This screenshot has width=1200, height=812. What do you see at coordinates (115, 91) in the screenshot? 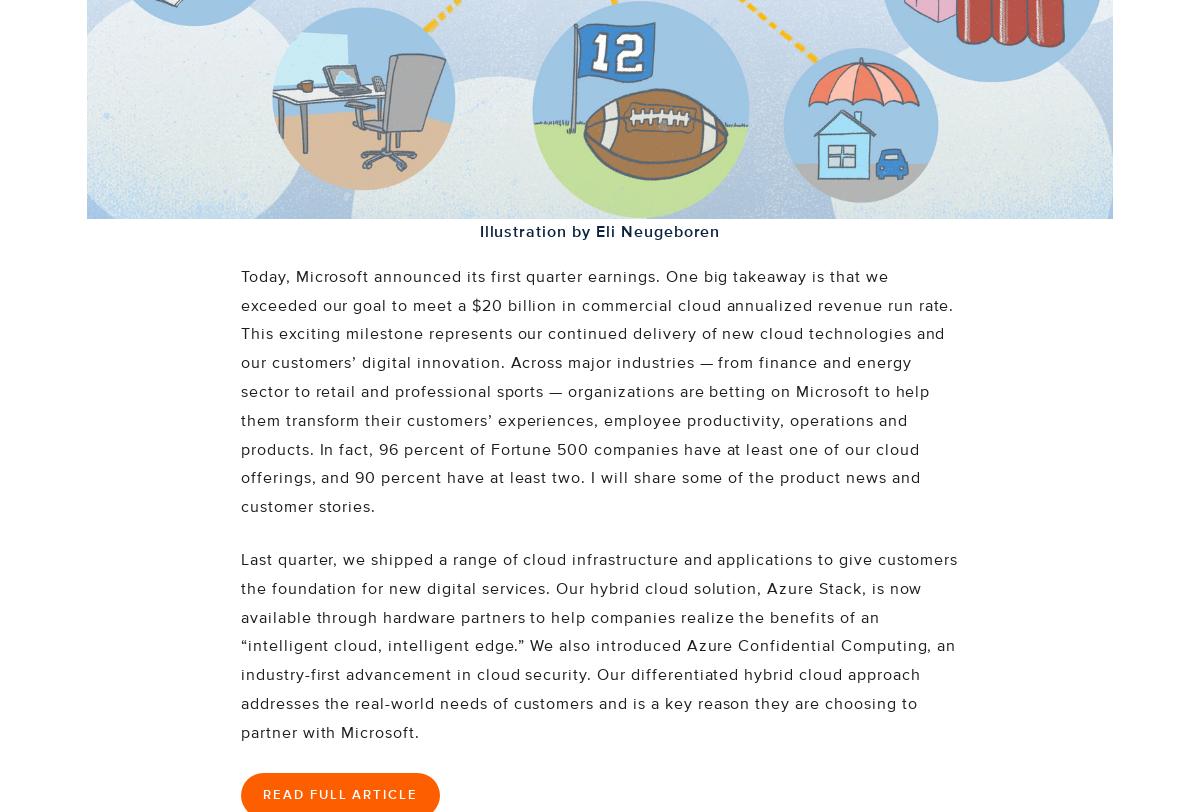
I see `'Careers'` at bounding box center [115, 91].